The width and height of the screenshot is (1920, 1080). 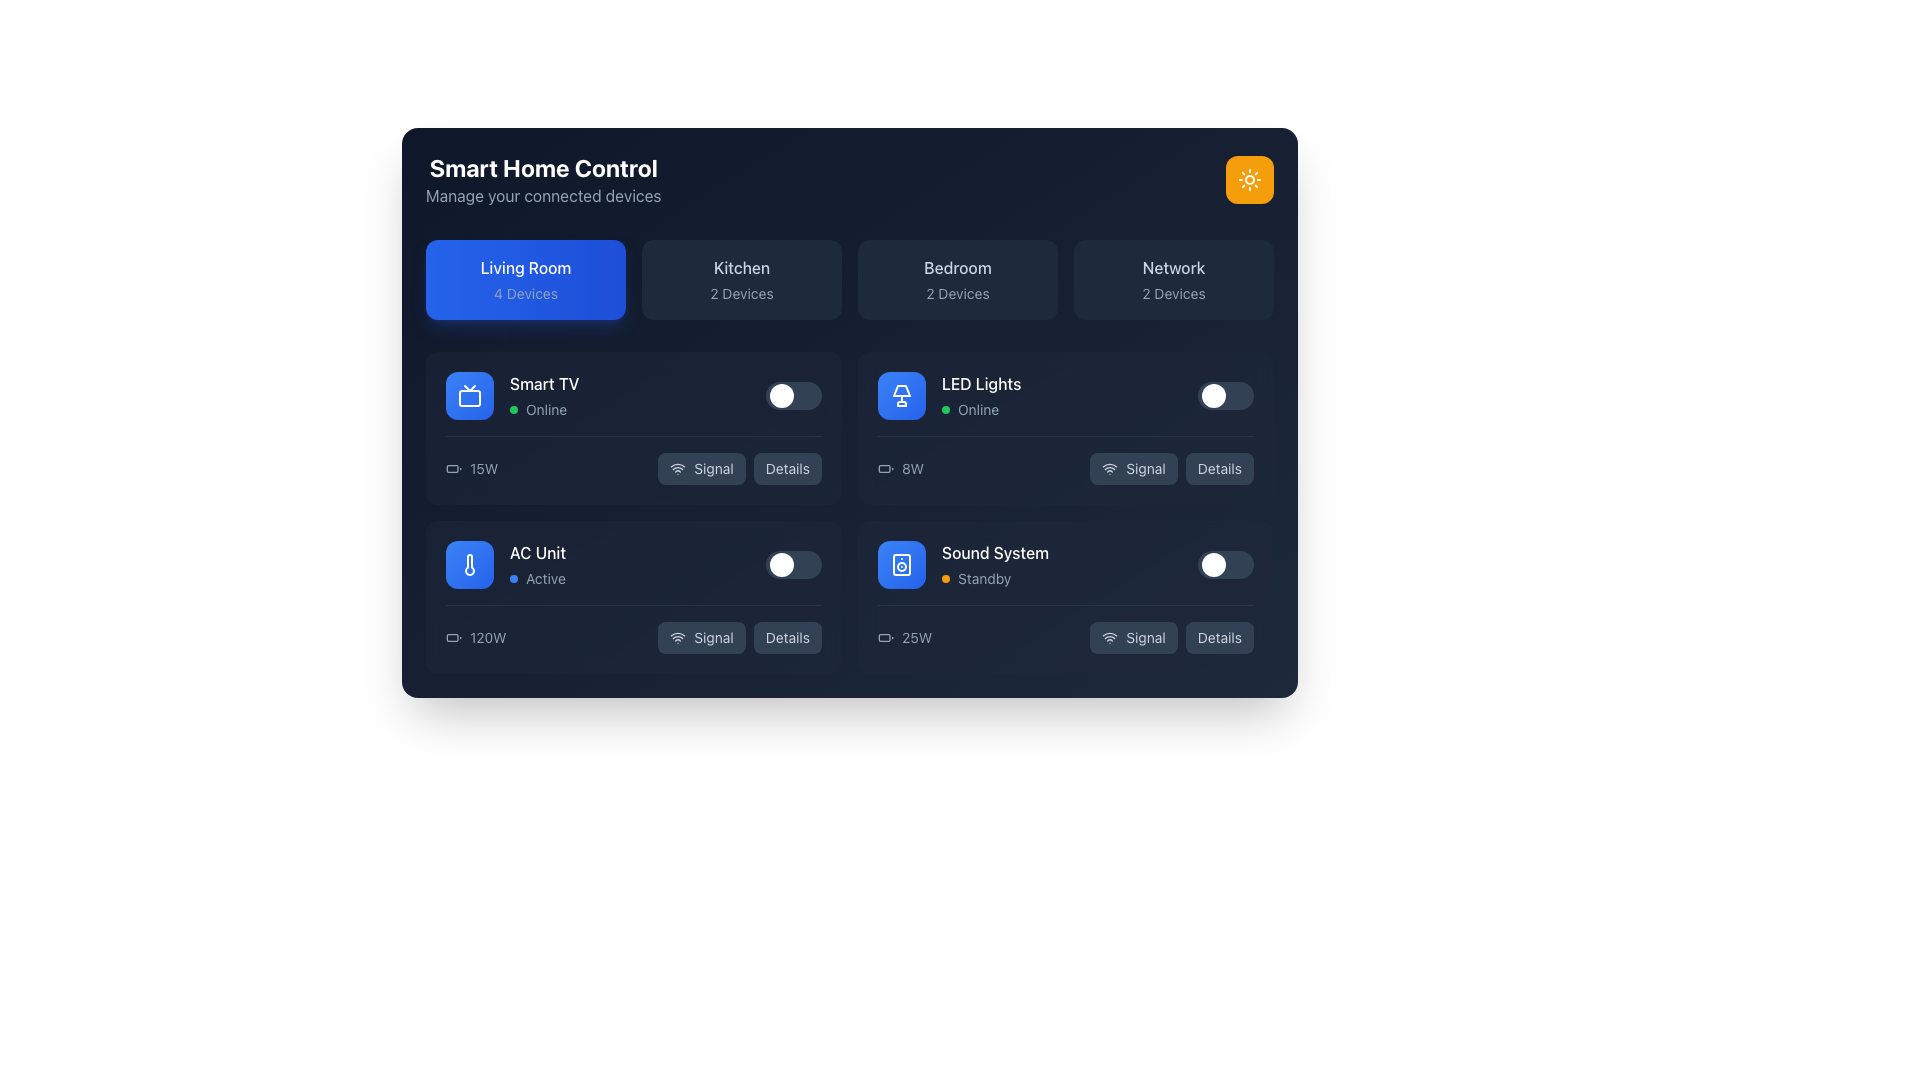 What do you see at coordinates (741, 293) in the screenshot?
I see `the label displaying '2 Devices', which is styled in light gray color and located below the 'Kitchen' text in the top row of the user interface` at bounding box center [741, 293].